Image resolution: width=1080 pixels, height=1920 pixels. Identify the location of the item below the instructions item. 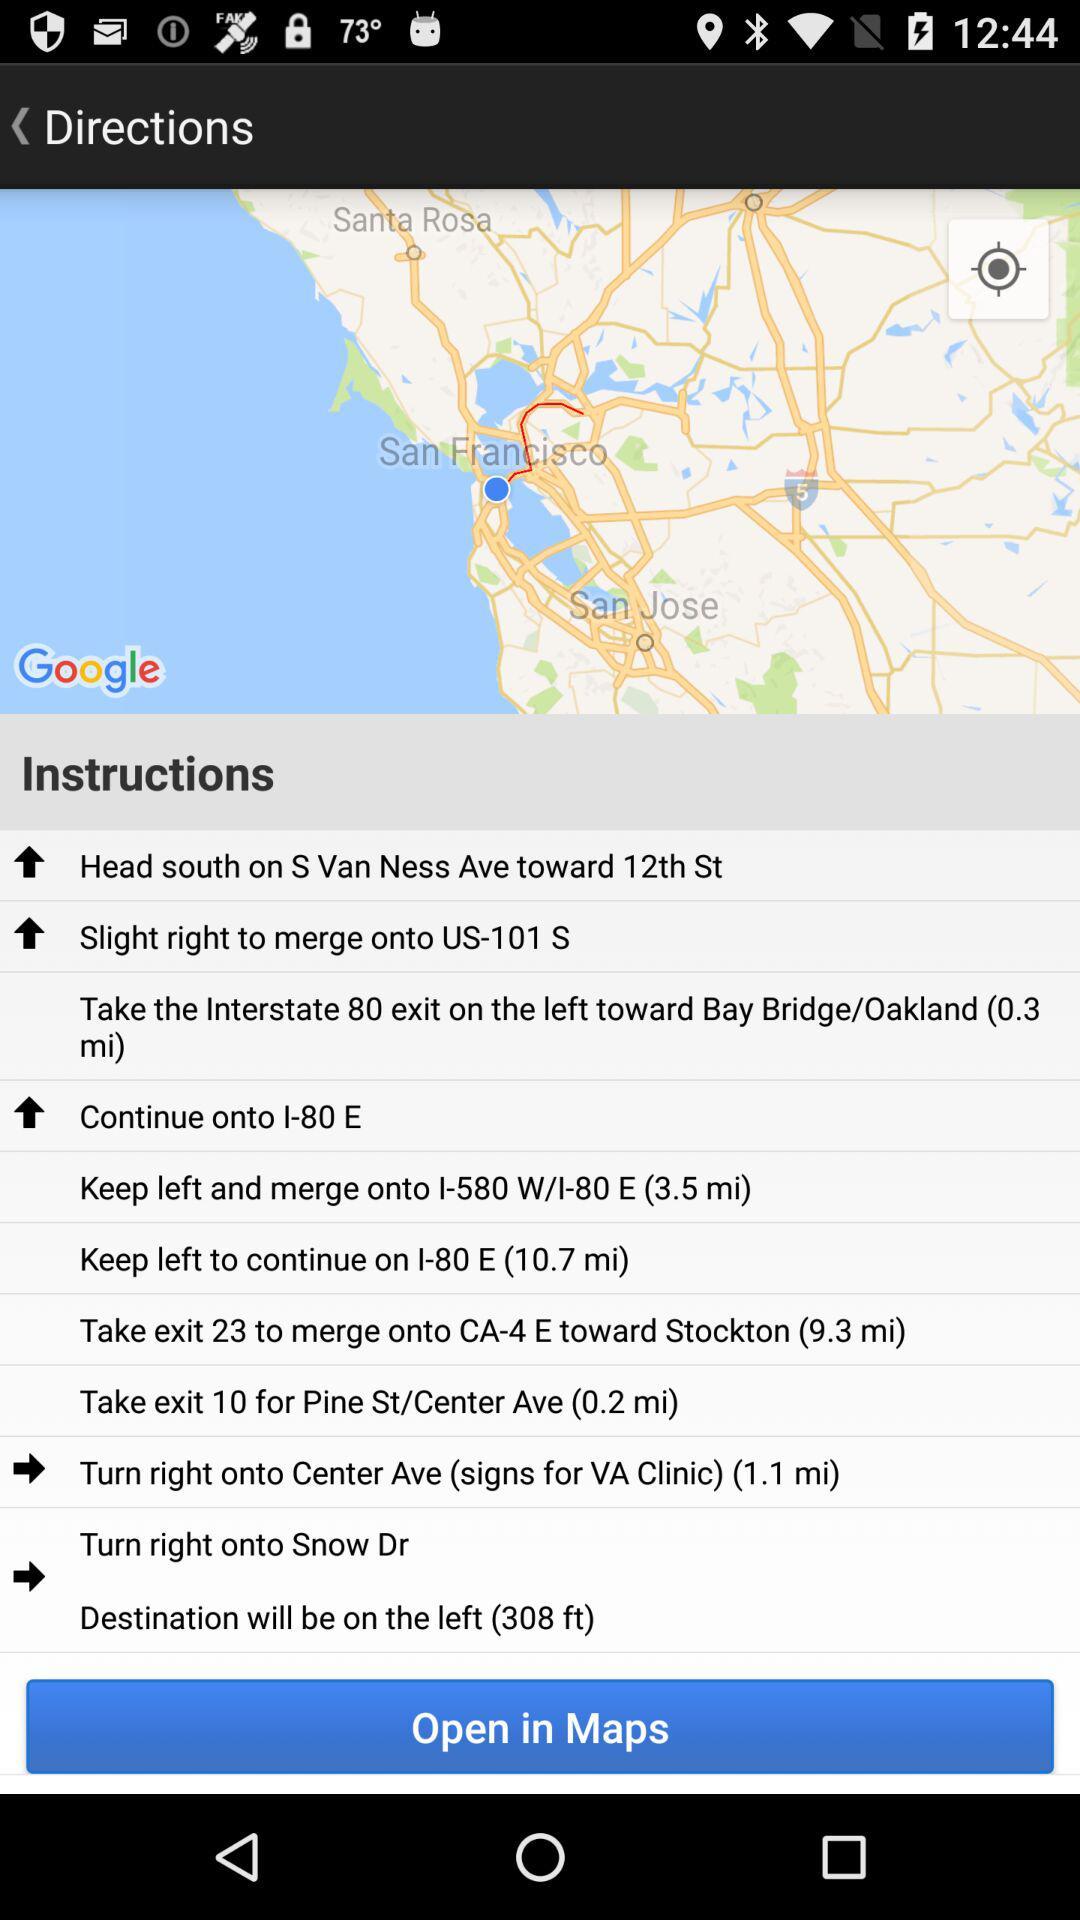
(401, 865).